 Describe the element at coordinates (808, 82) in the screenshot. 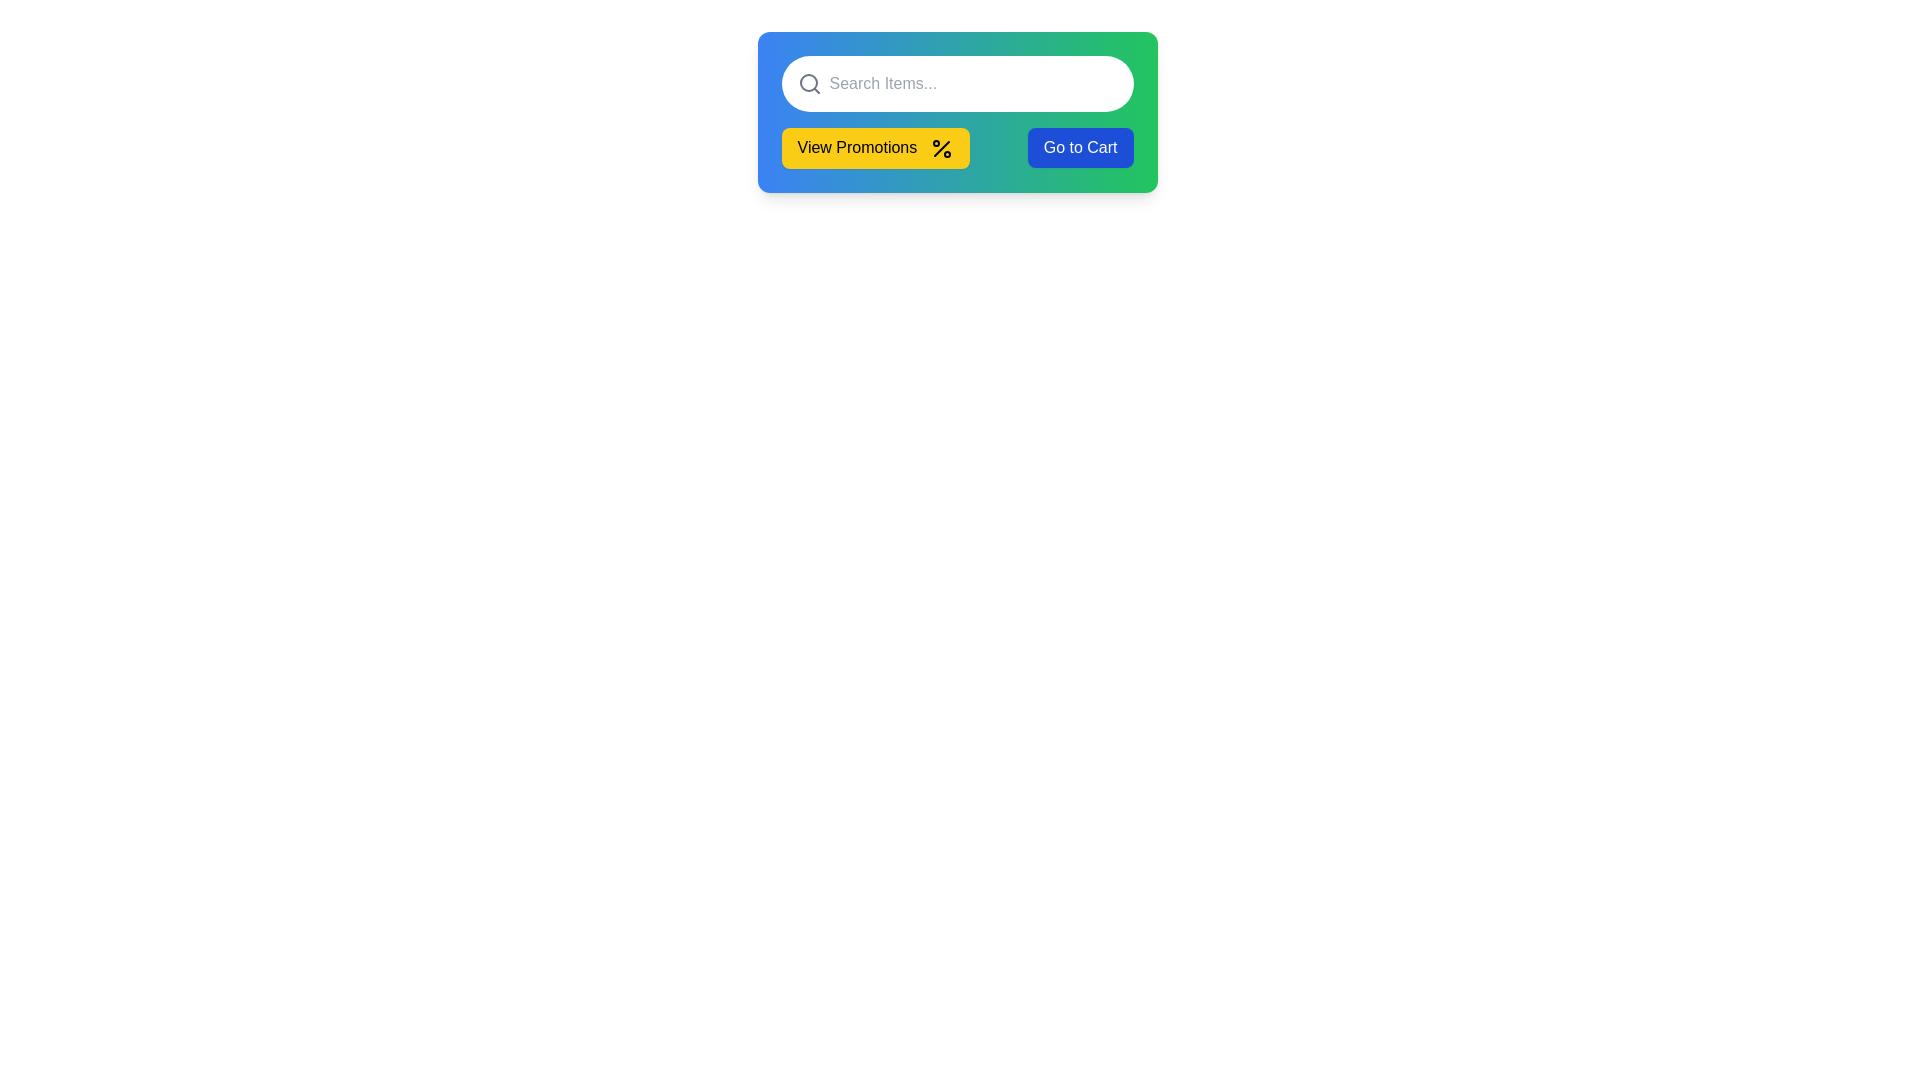

I see `the central circular part of the magnifying glass graphic, which is the main circular body within the search lens icon located at the left side of a search bar` at that location.